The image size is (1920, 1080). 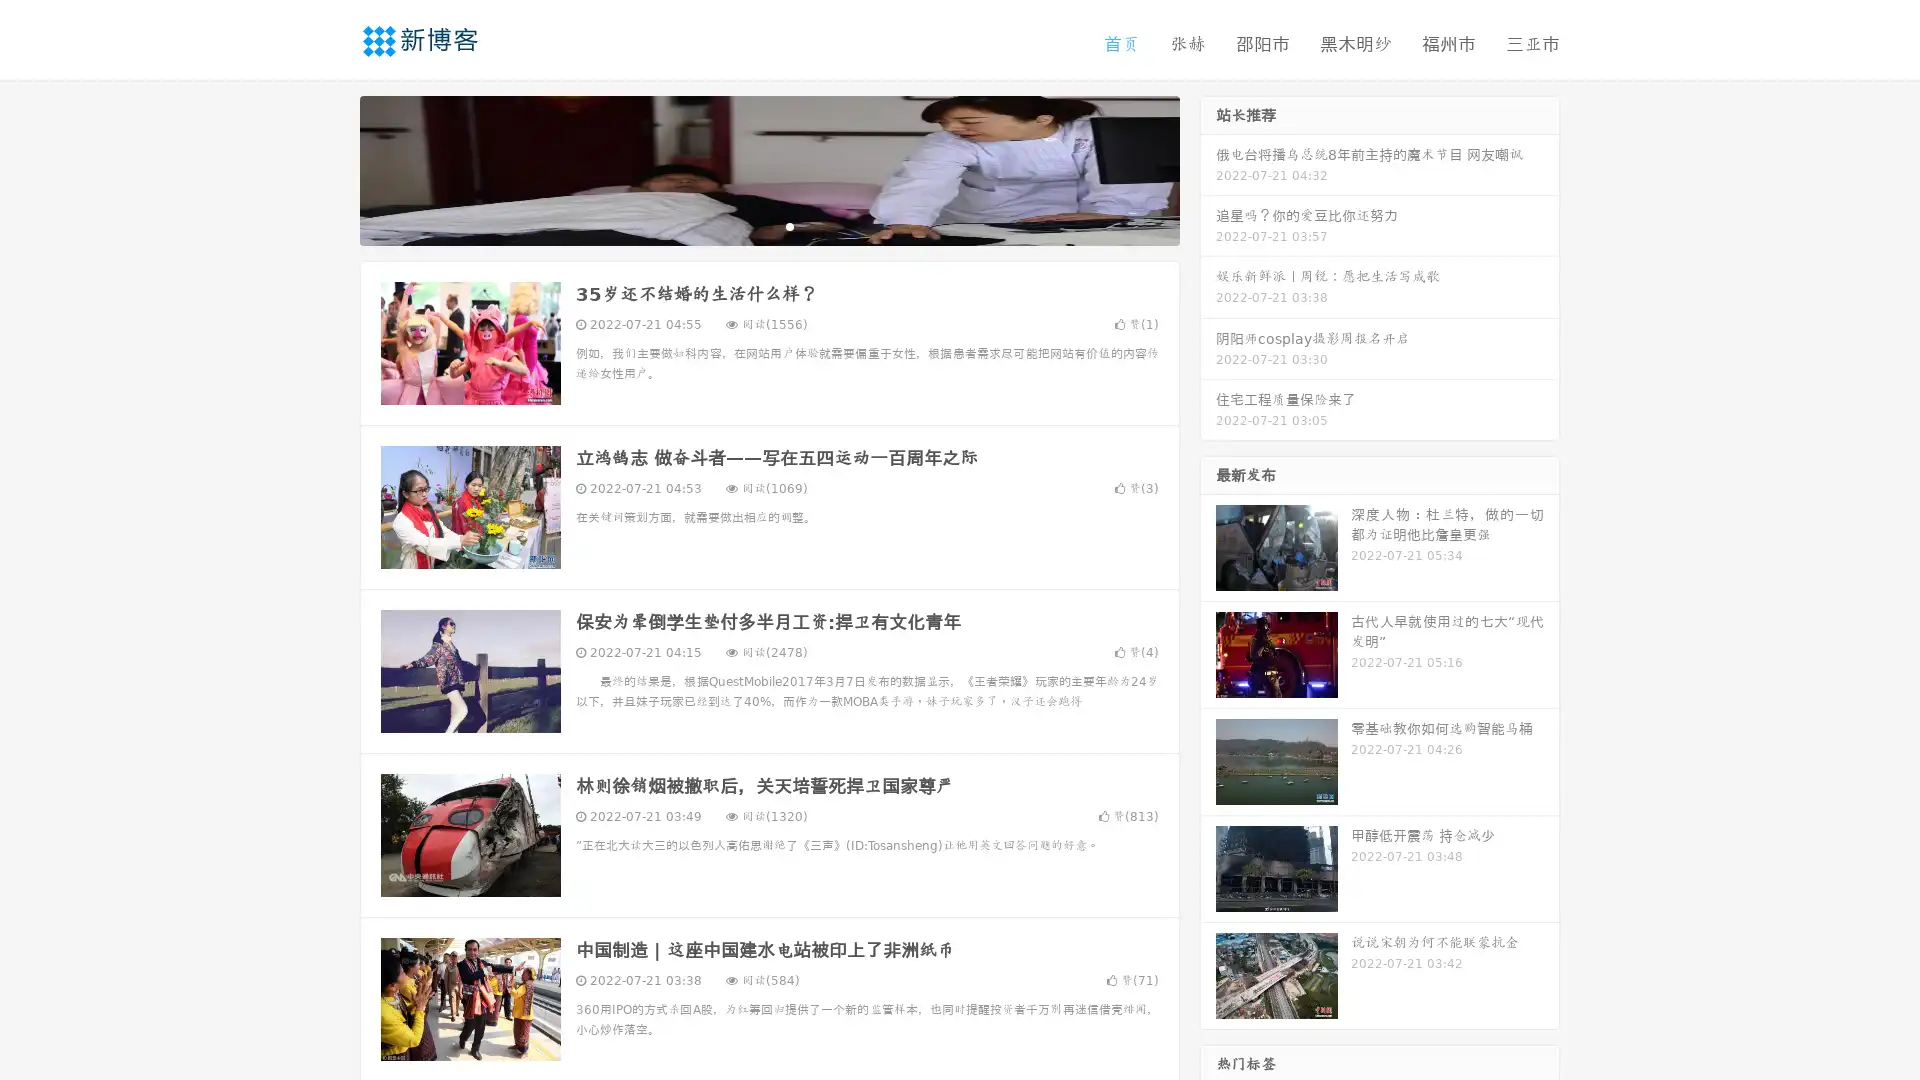 I want to click on Go to slide 2, so click(x=768, y=225).